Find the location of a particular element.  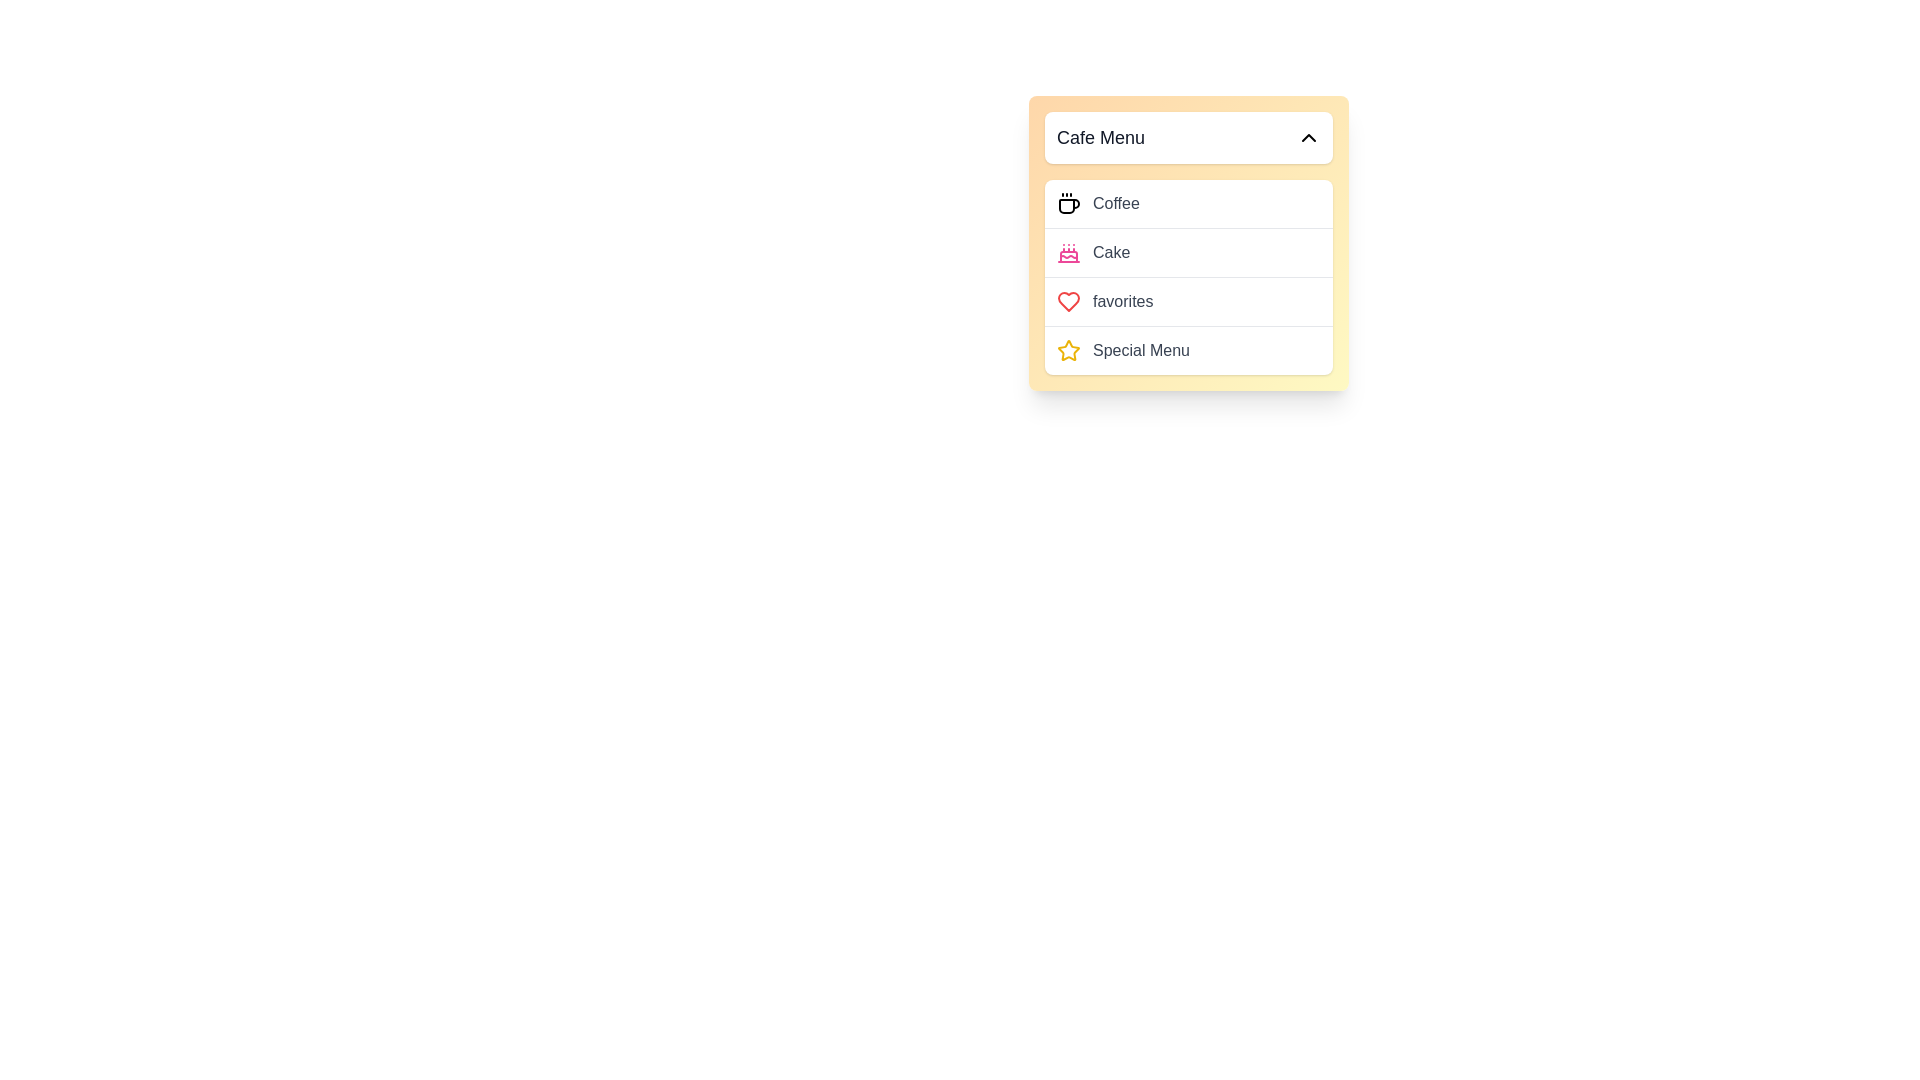

the 'Cake' menu option label is located at coordinates (1110, 252).